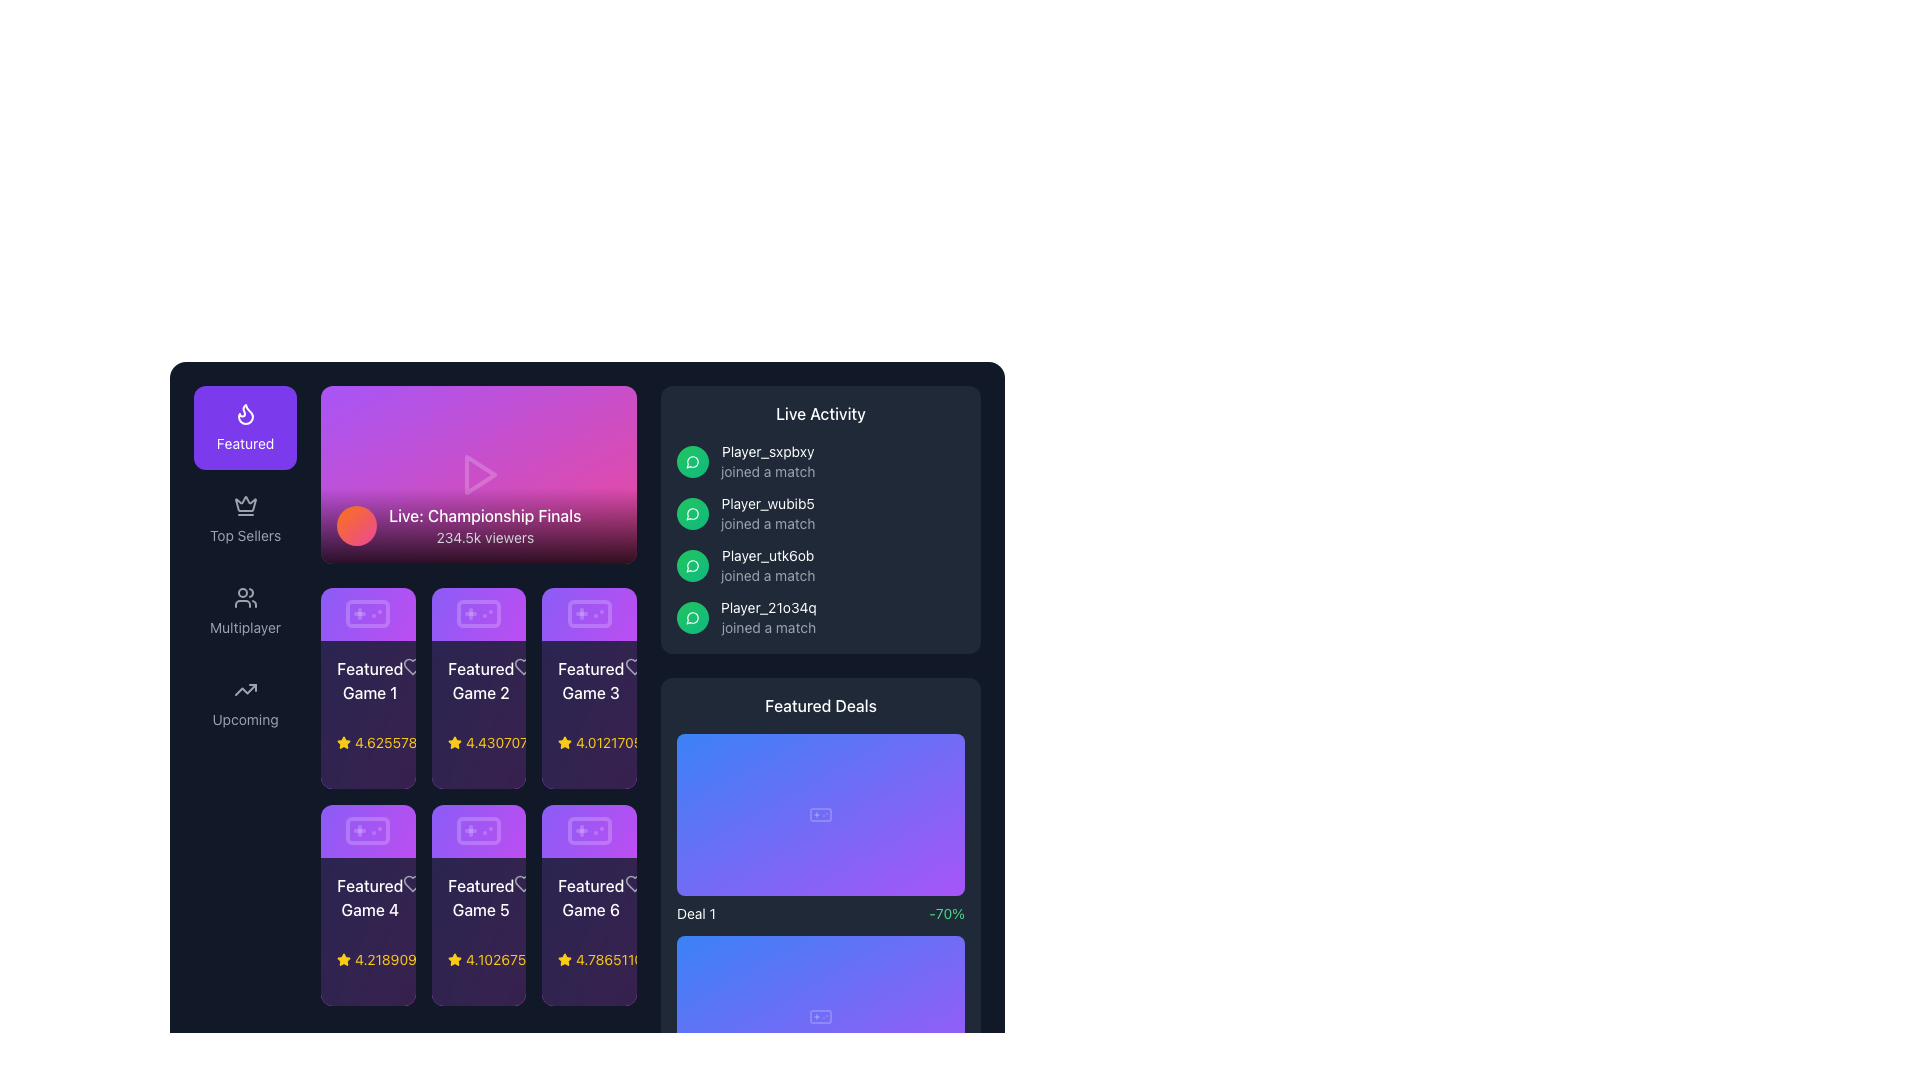 The width and height of the screenshot is (1920, 1080). I want to click on the text label indicating the name or description of the fourth featured game in the list, located in the second row of the grid layout under the 'Featured Games' section, so click(370, 897).